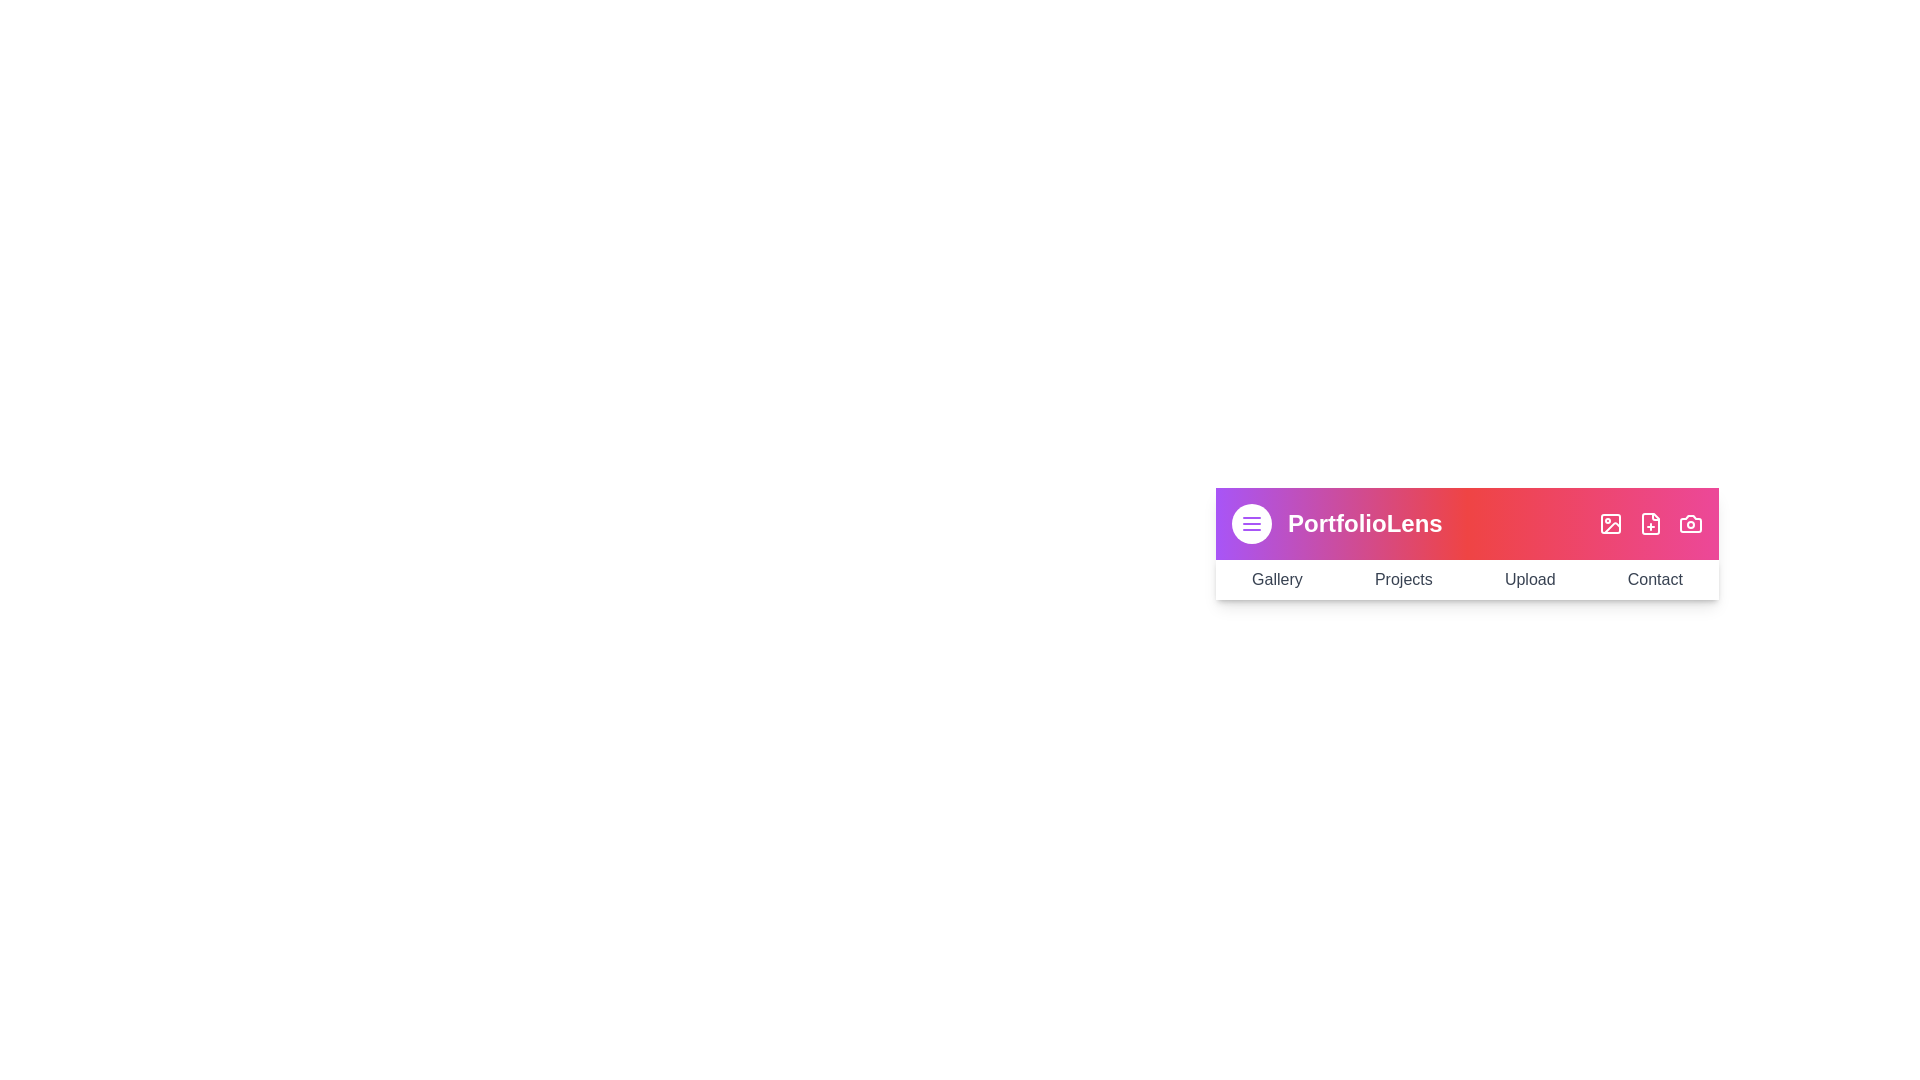 This screenshot has height=1080, width=1920. Describe the element at coordinates (1655, 579) in the screenshot. I see `the navigation link for Contact` at that location.